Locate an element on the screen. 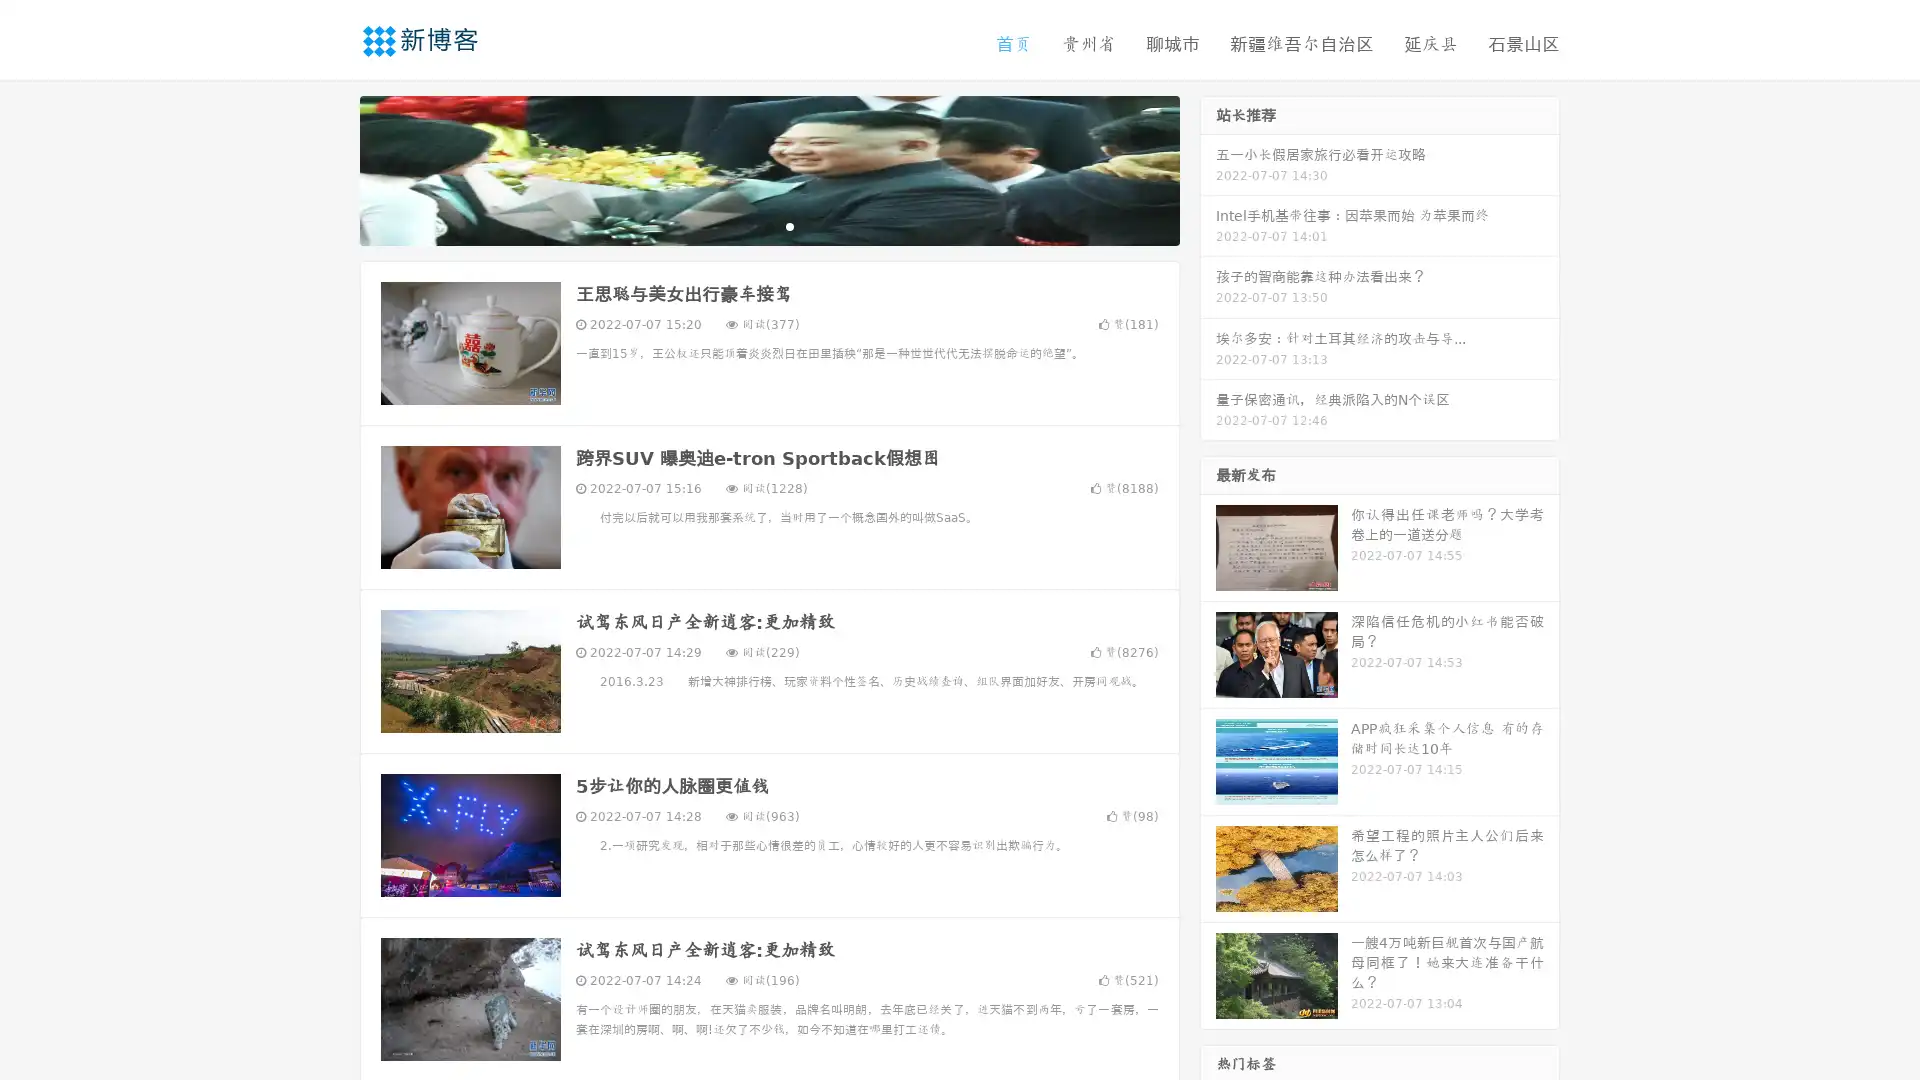 The image size is (1920, 1080). Next slide is located at coordinates (1208, 168).